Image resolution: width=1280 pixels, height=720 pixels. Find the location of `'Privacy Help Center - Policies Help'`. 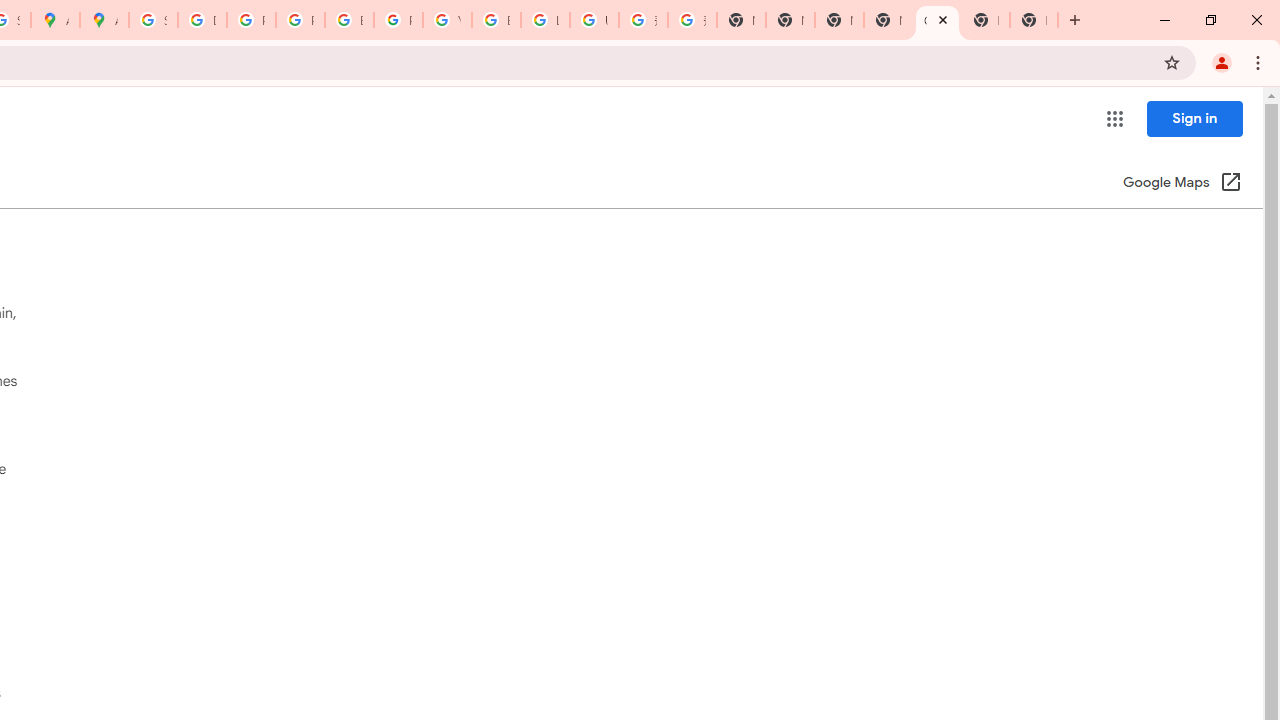

'Privacy Help Center - Policies Help' is located at coordinates (299, 20).